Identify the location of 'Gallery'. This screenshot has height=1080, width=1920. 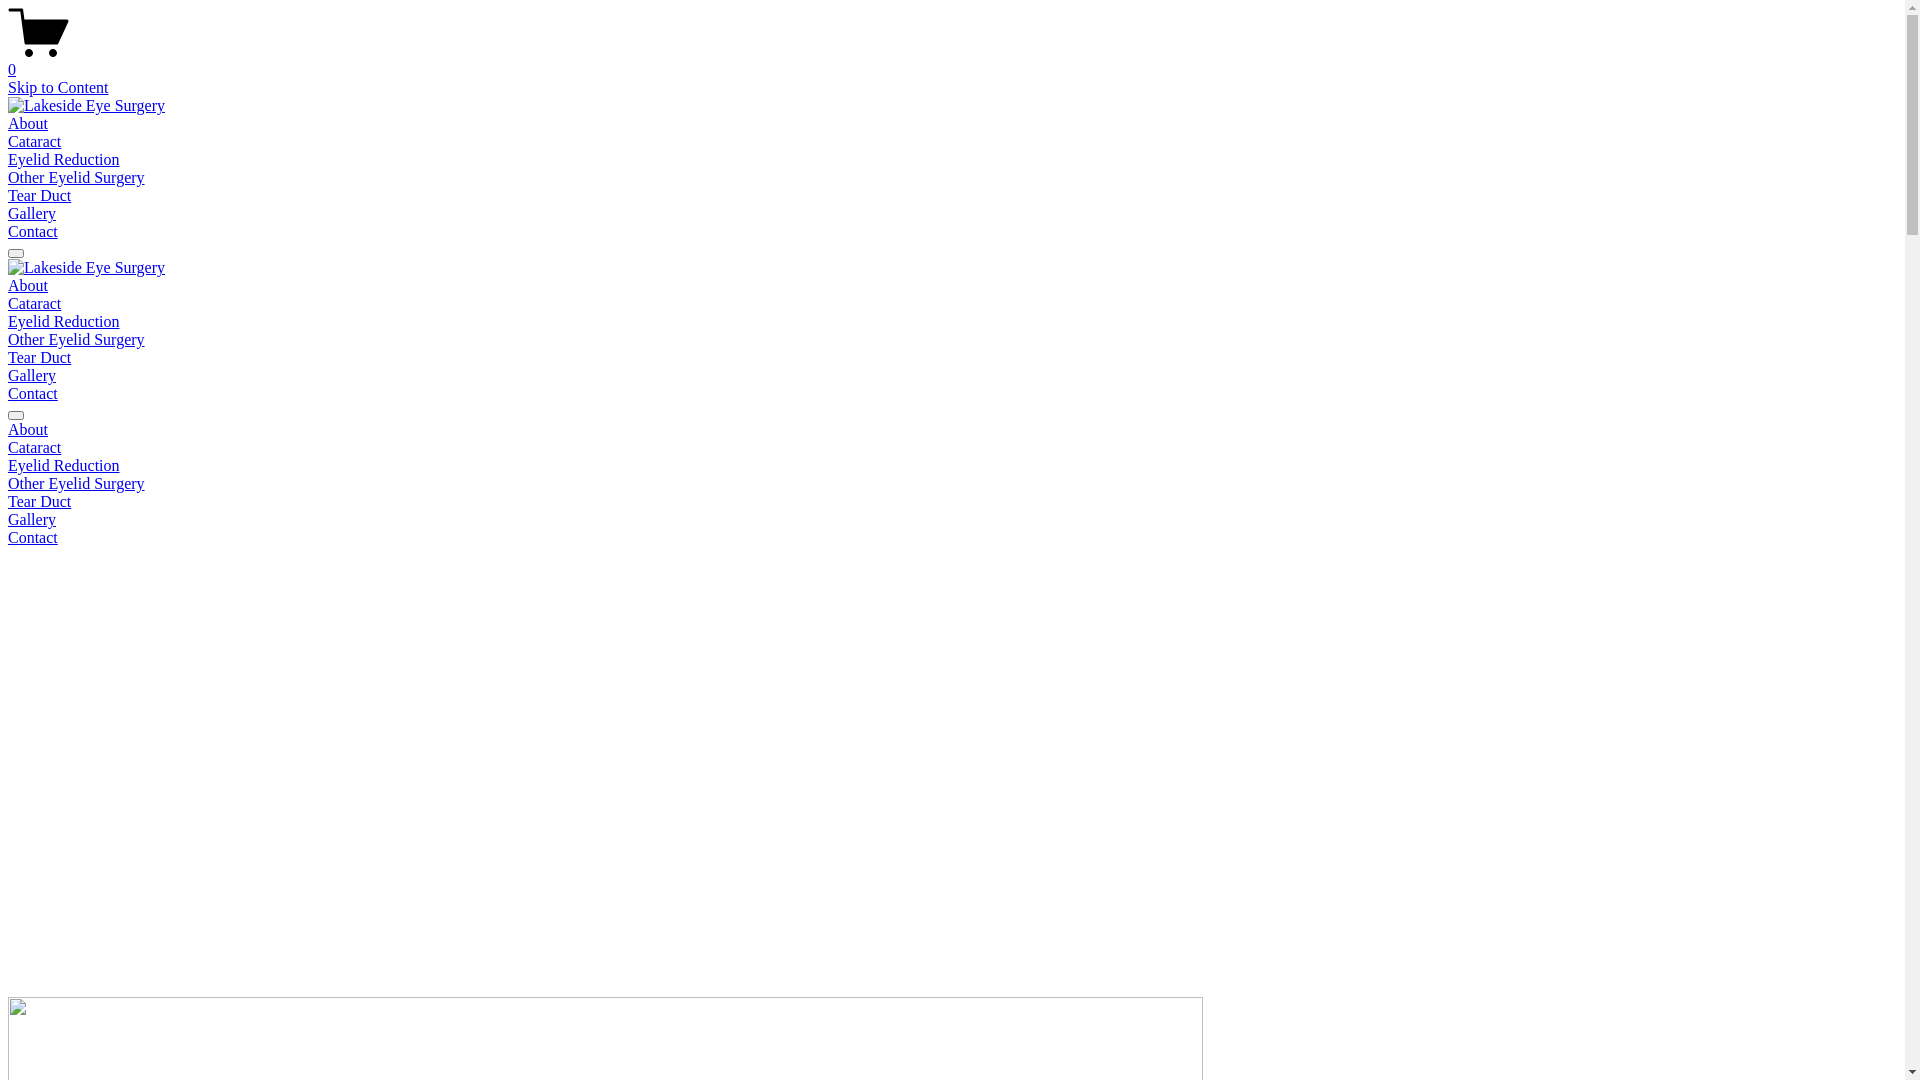
(32, 375).